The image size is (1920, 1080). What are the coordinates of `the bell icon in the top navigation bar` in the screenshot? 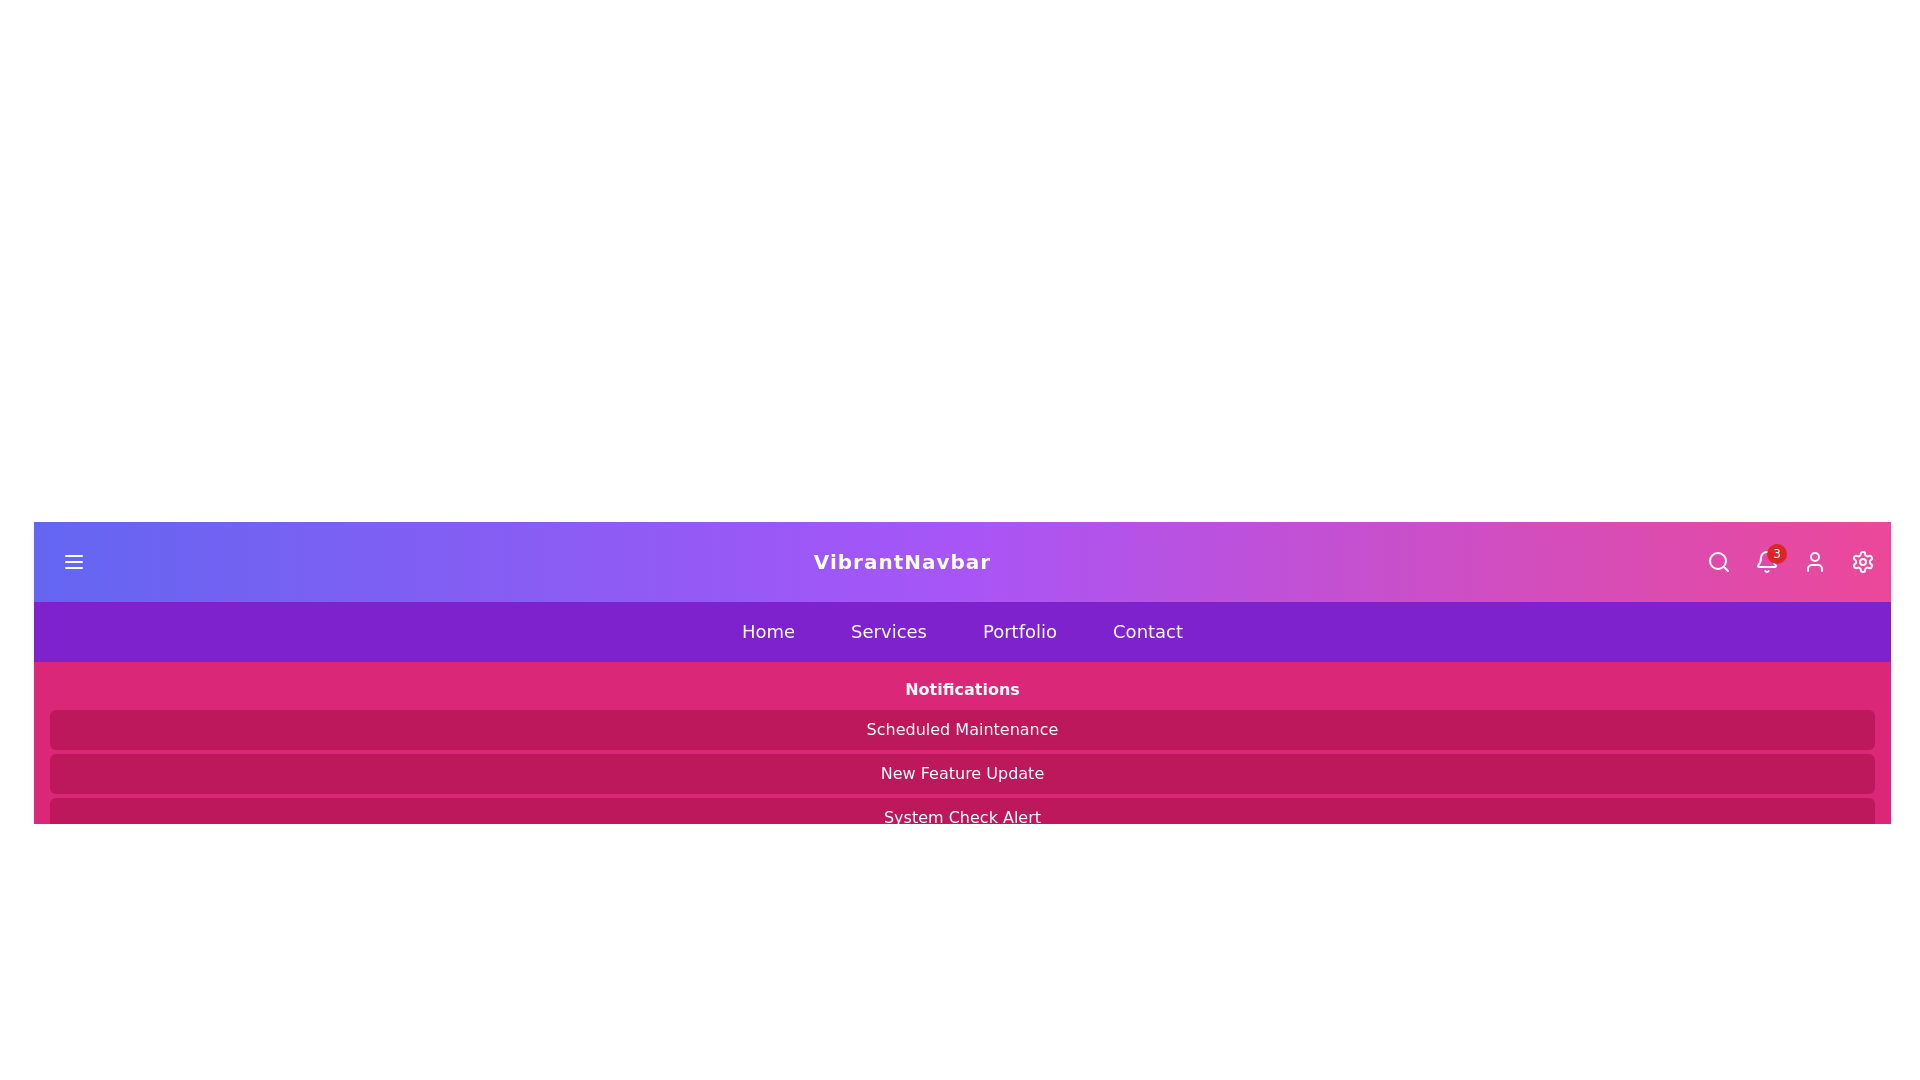 It's located at (1766, 562).